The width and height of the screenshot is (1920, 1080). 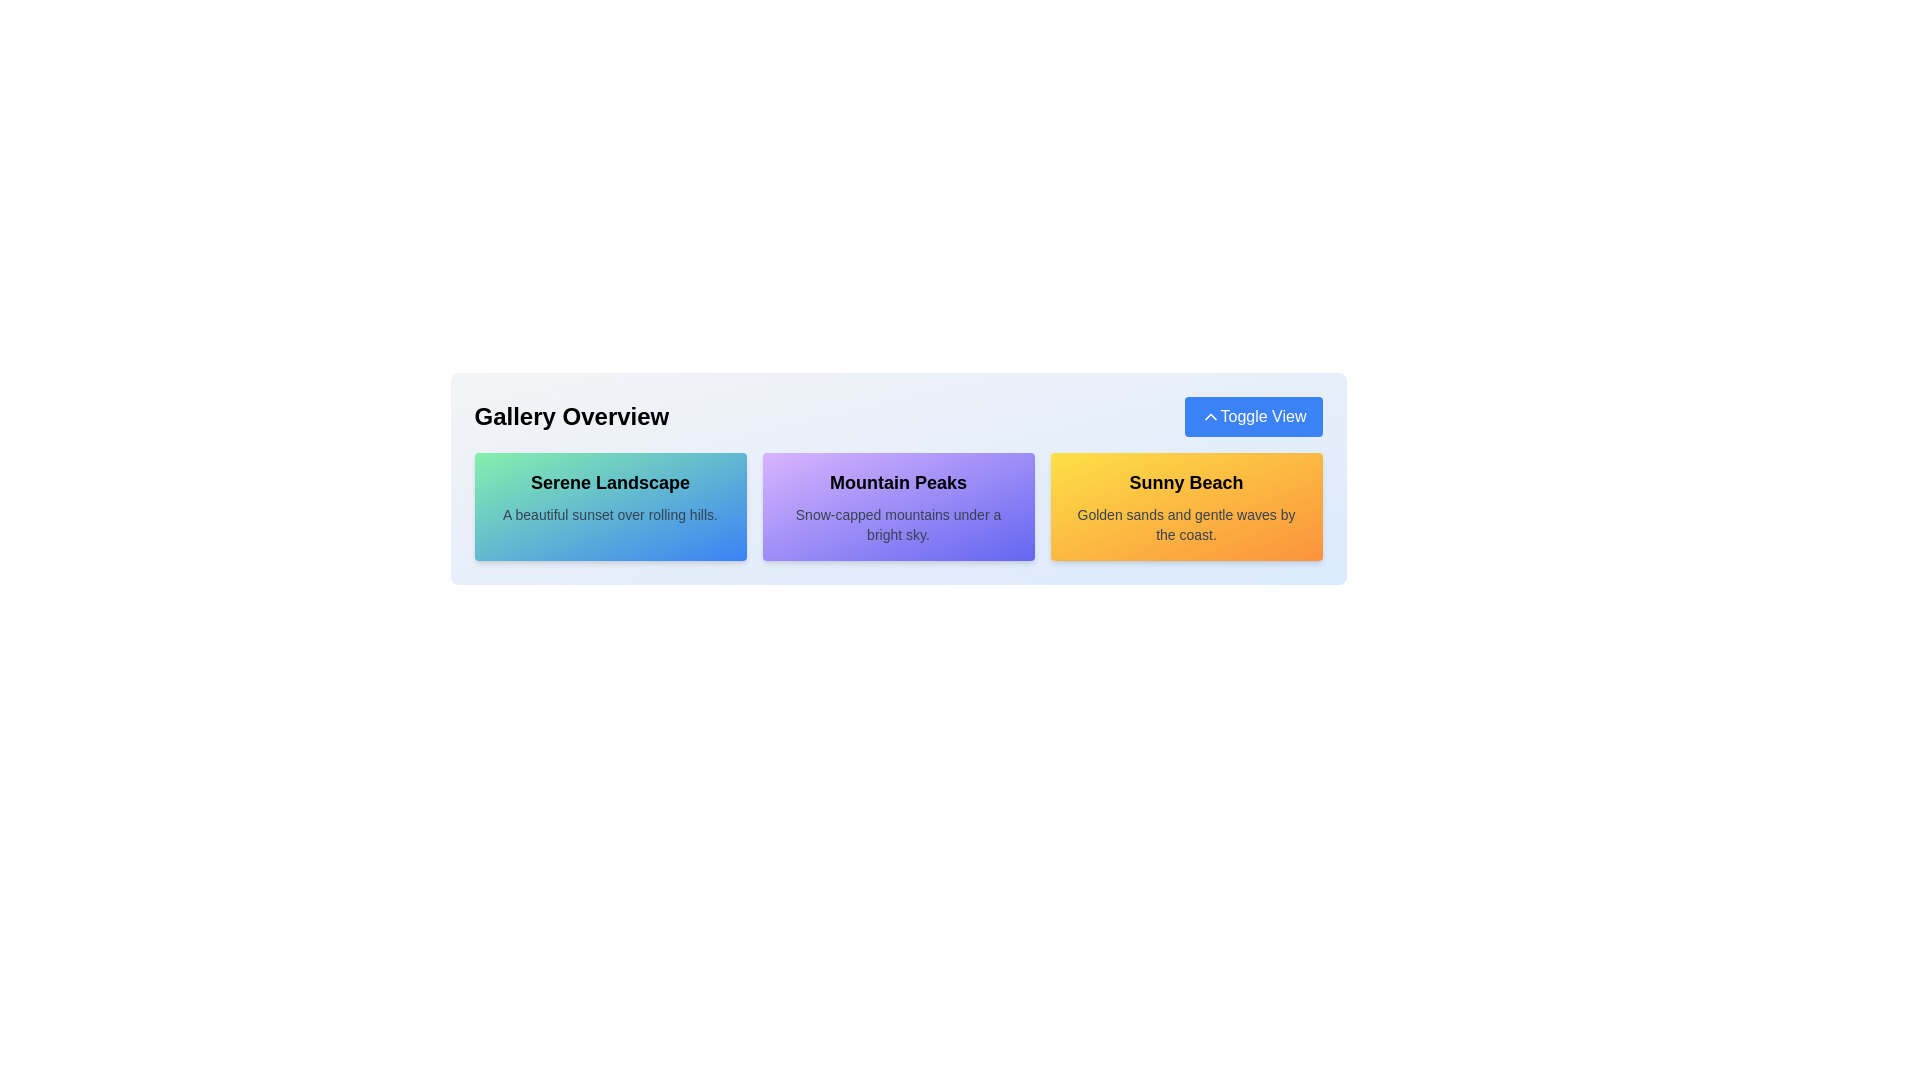 I want to click on the static informational card titled 'Mountain Peaks' which is a purple rectangular block with a shadow effect, located in the middle of a row of three blocks, so click(x=897, y=505).